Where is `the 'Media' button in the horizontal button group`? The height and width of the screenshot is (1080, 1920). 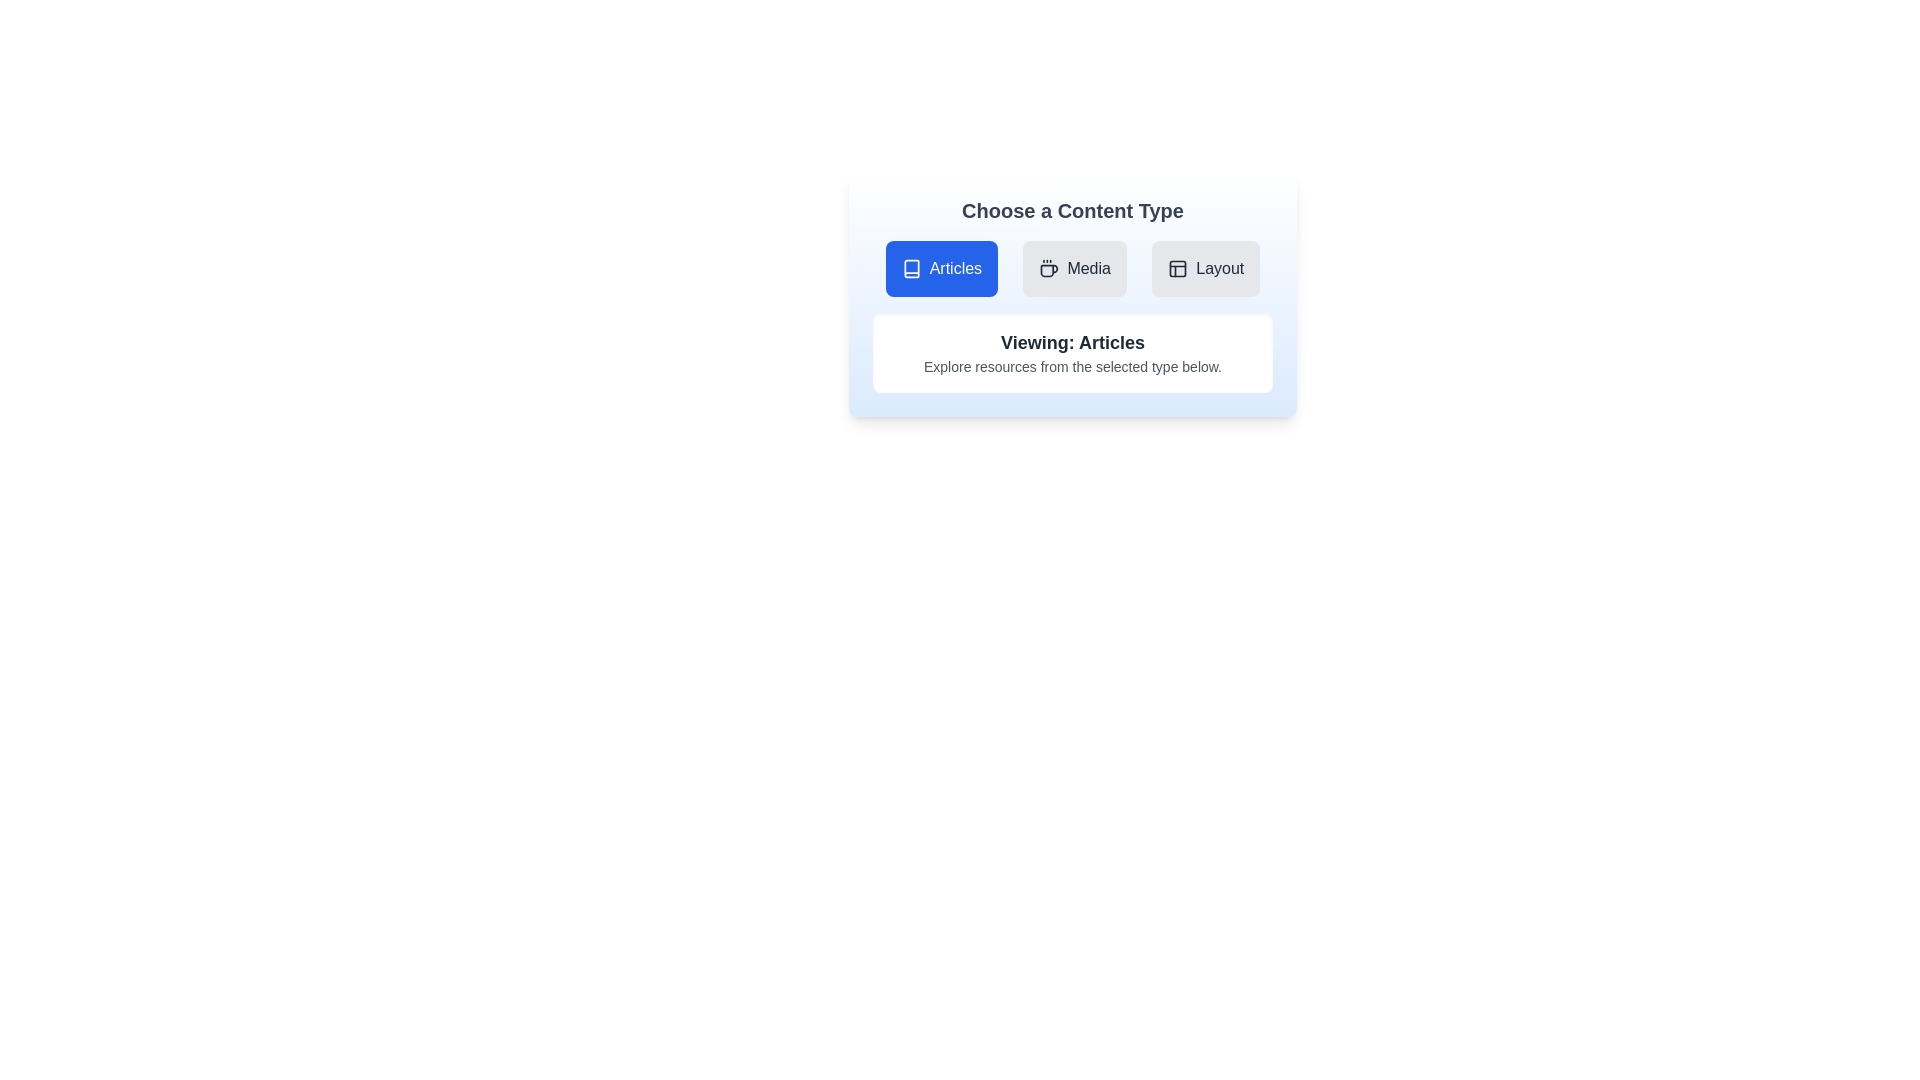 the 'Media' button in the horizontal button group is located at coordinates (1072, 268).